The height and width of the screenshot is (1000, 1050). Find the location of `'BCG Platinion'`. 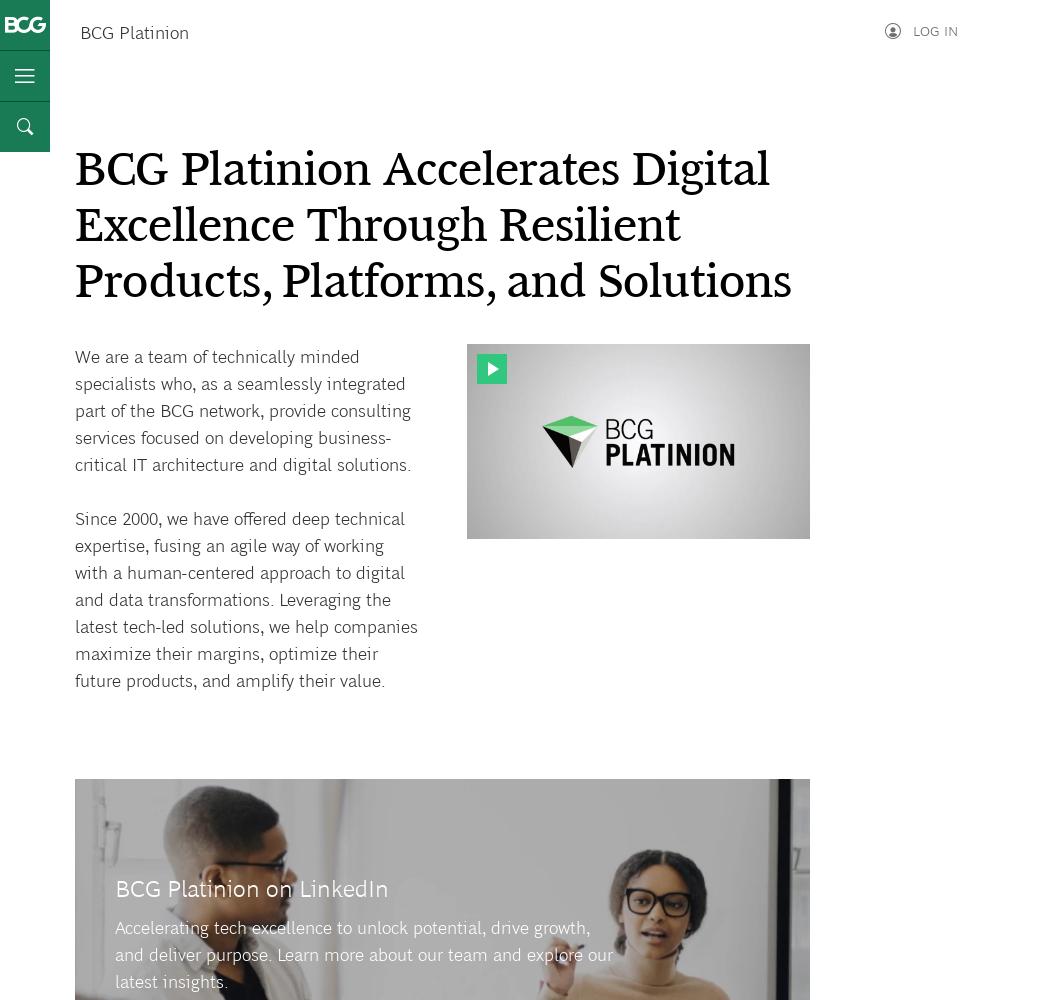

'BCG Platinion' is located at coordinates (133, 33).